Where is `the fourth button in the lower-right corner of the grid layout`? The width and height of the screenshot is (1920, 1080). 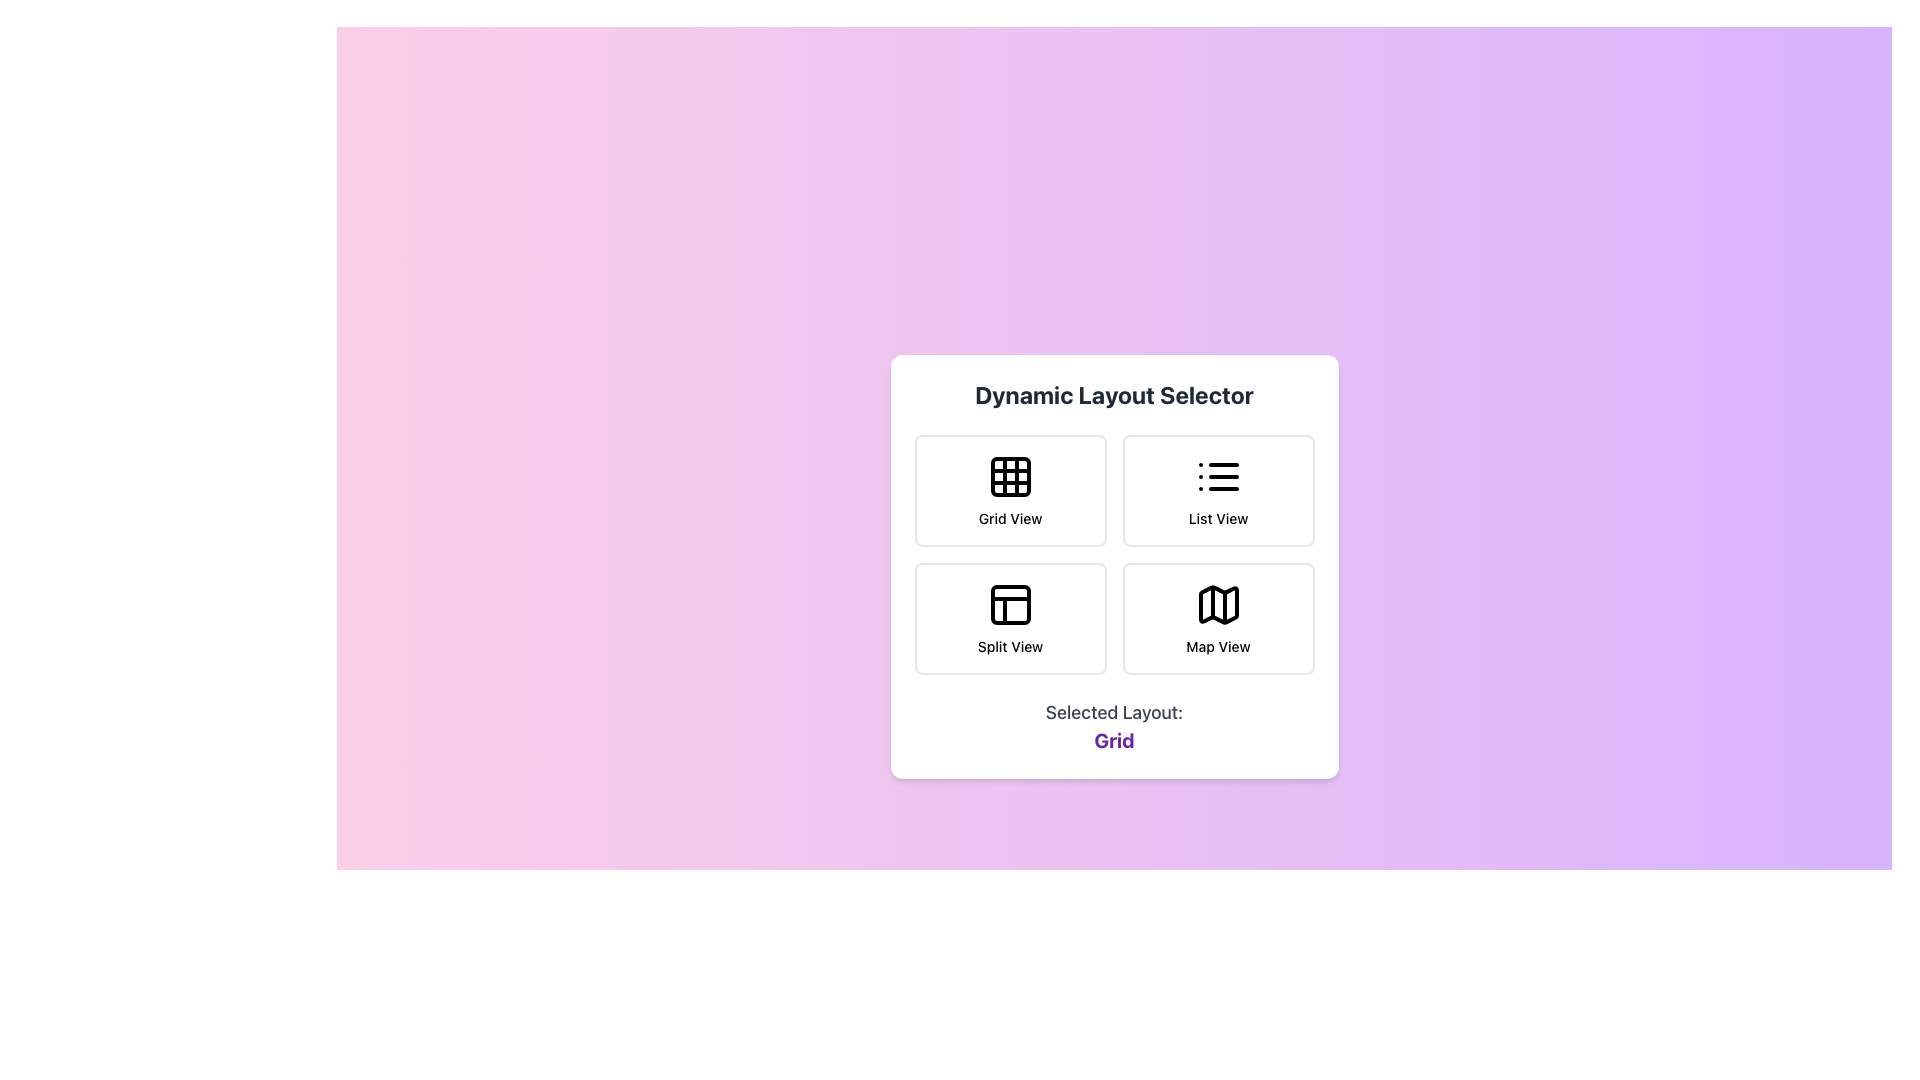 the fourth button in the lower-right corner of the grid layout is located at coordinates (1217, 617).